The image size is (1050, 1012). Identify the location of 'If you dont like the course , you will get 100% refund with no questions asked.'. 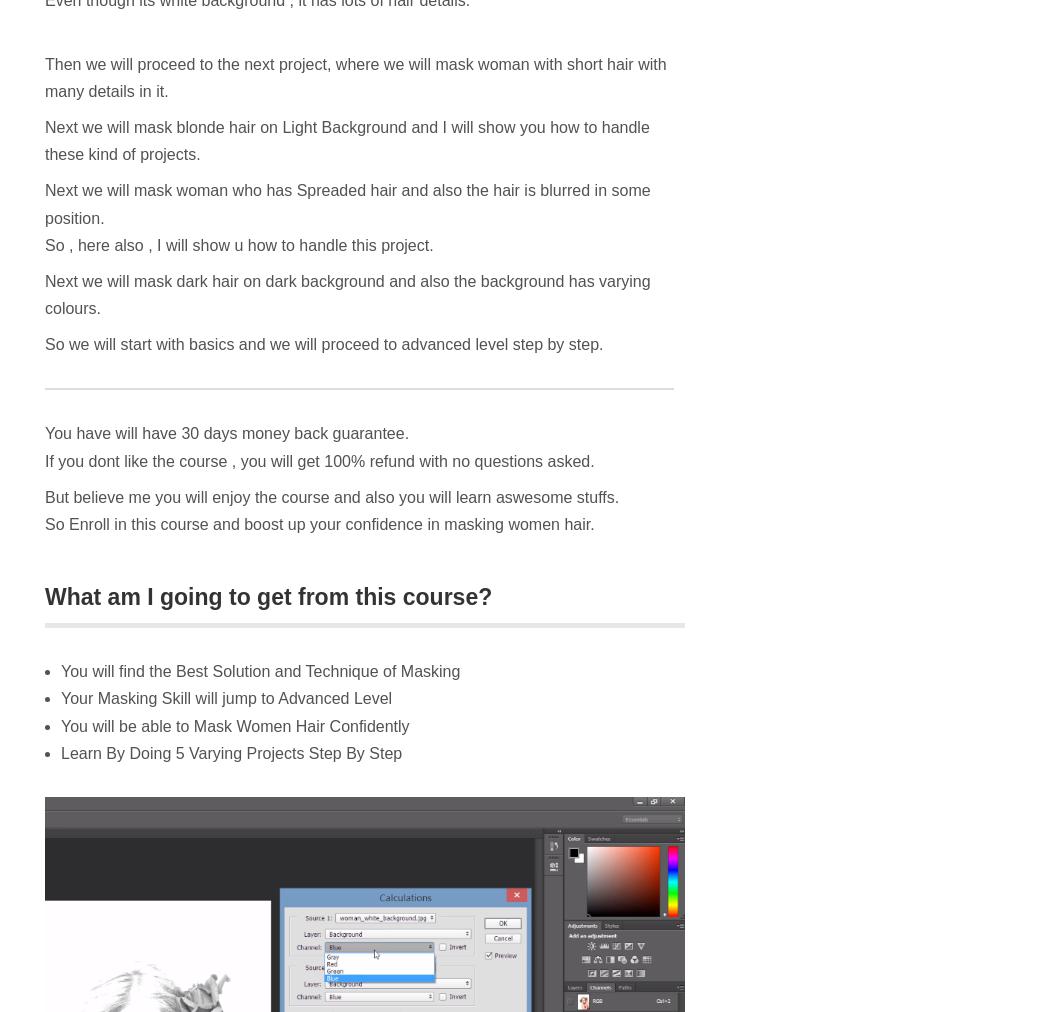
(319, 460).